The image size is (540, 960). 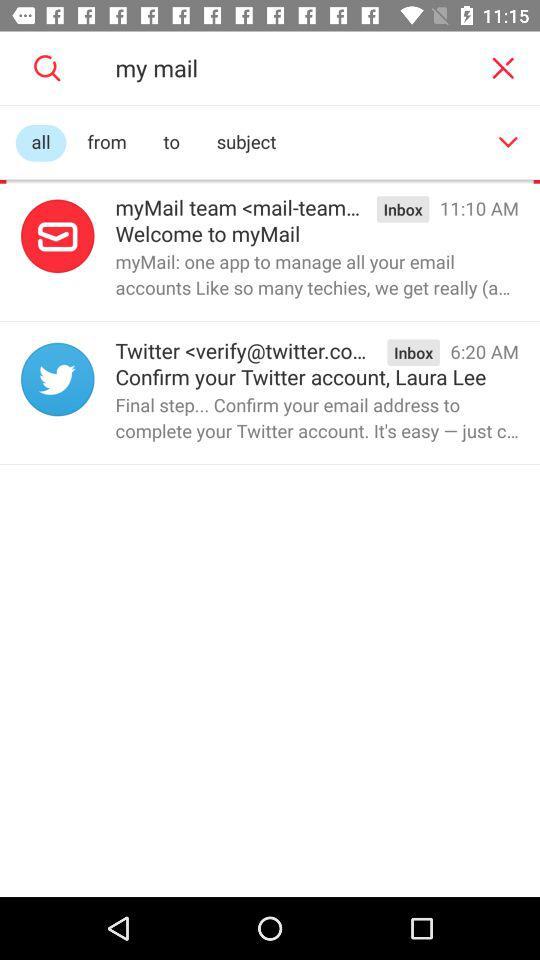 I want to click on twitter, so click(x=57, y=378).